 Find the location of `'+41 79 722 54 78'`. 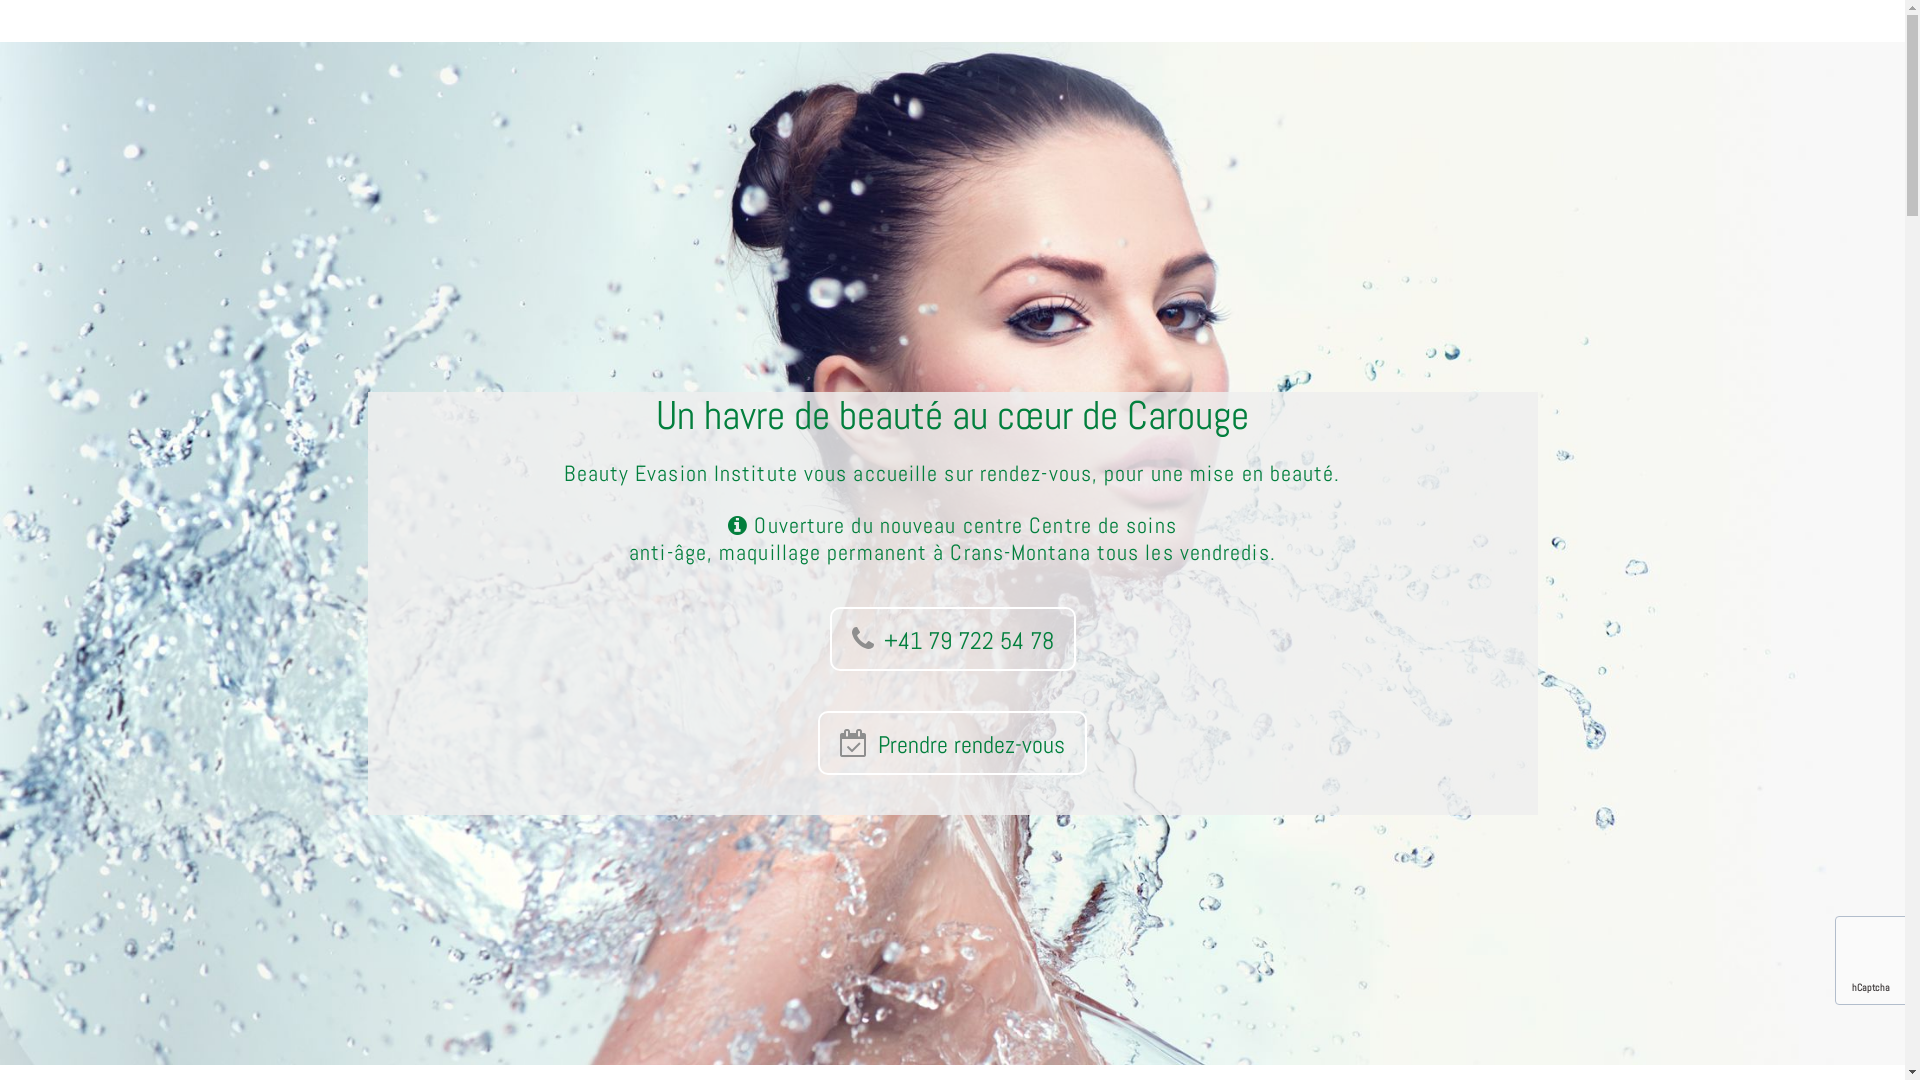

'+41 79 722 54 78' is located at coordinates (952, 639).